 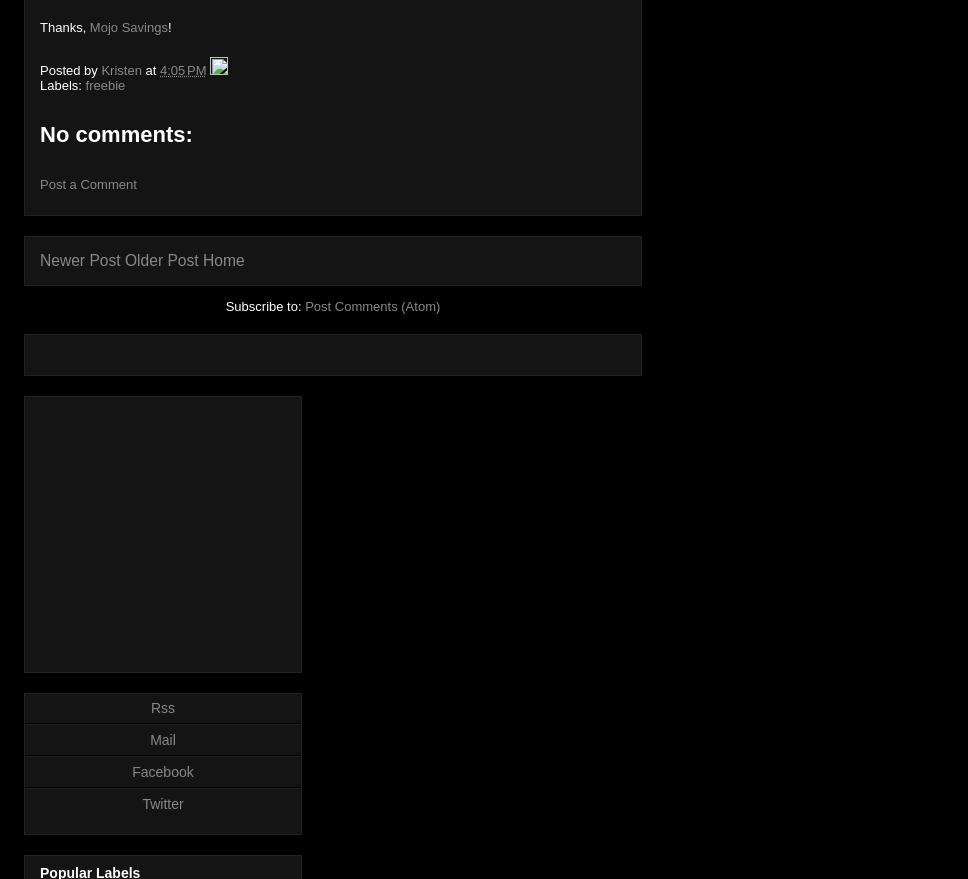 I want to click on 'Subscribe to:', so click(x=265, y=306).